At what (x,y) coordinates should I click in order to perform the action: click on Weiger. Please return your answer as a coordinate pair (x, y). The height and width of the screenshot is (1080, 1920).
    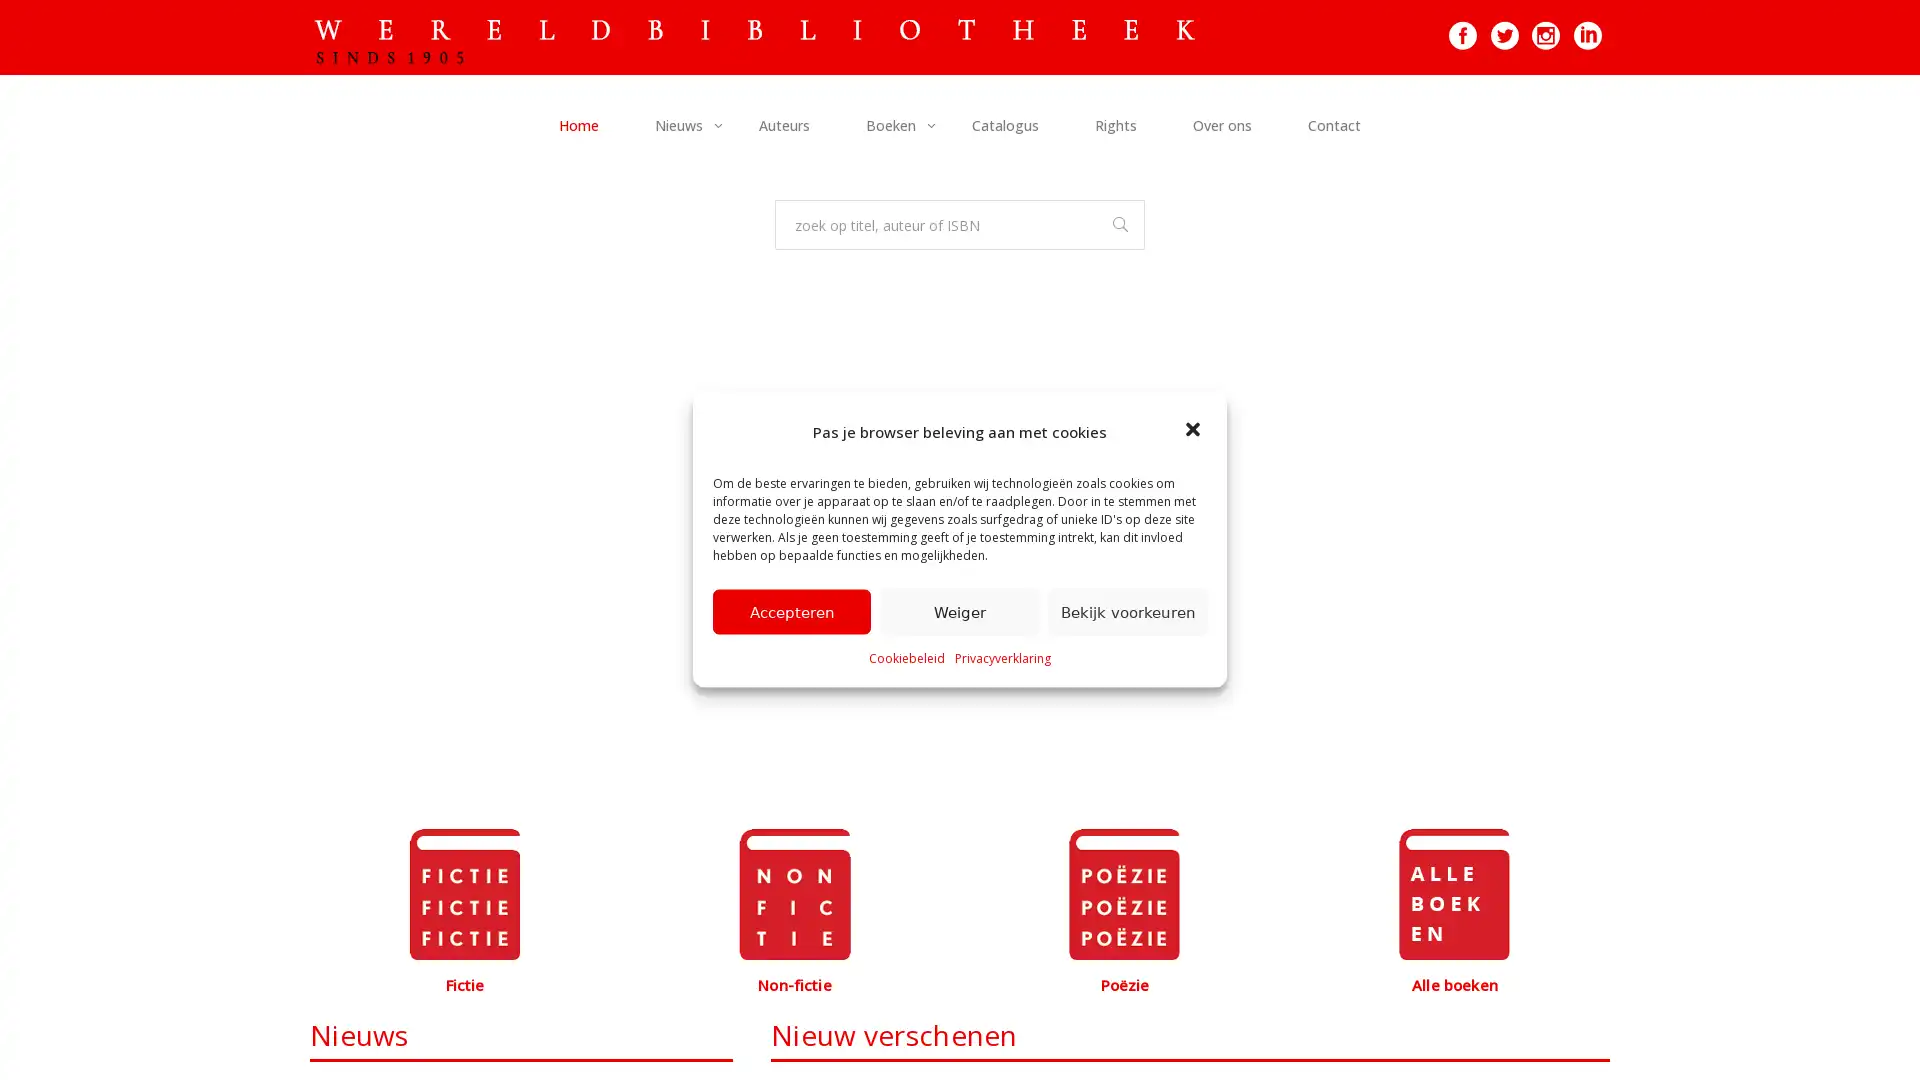
    Looking at the image, I should click on (960, 610).